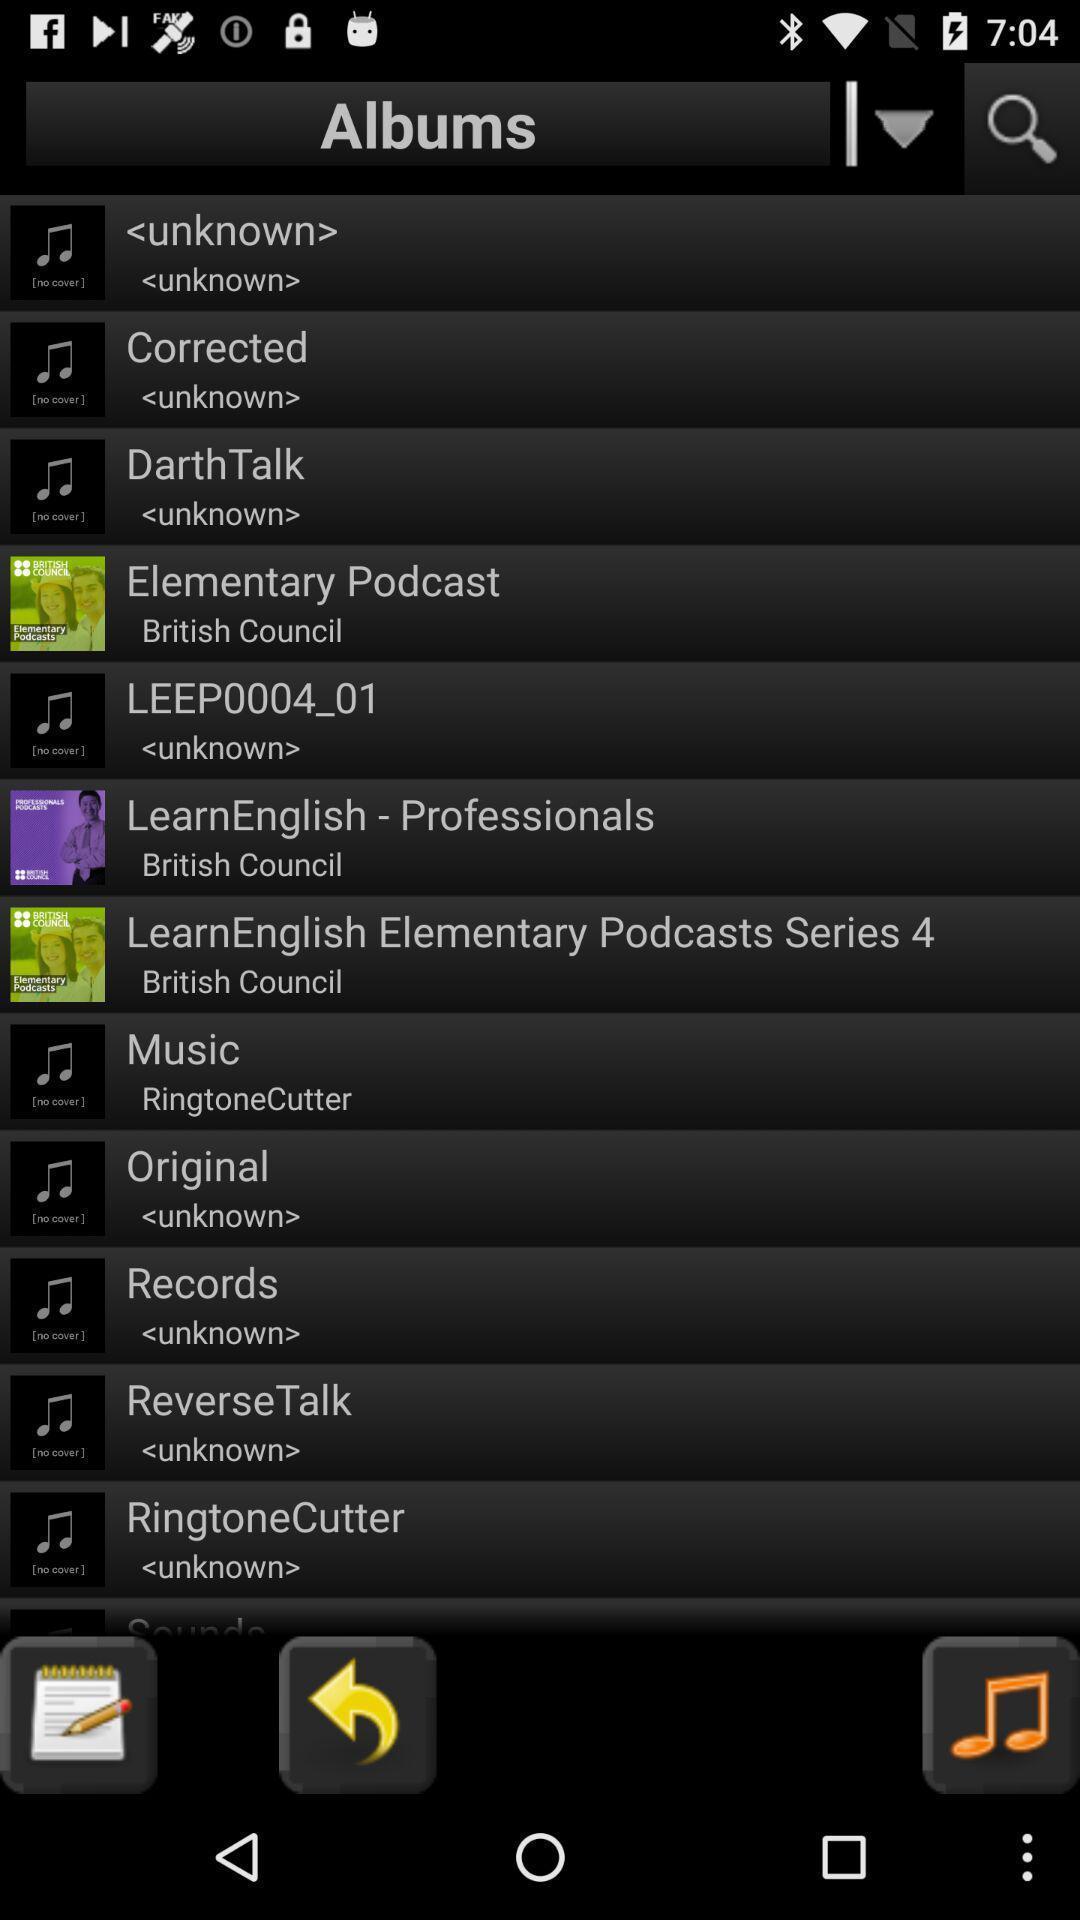 Image resolution: width=1080 pixels, height=1920 pixels. I want to click on the edit icon, so click(77, 1835).